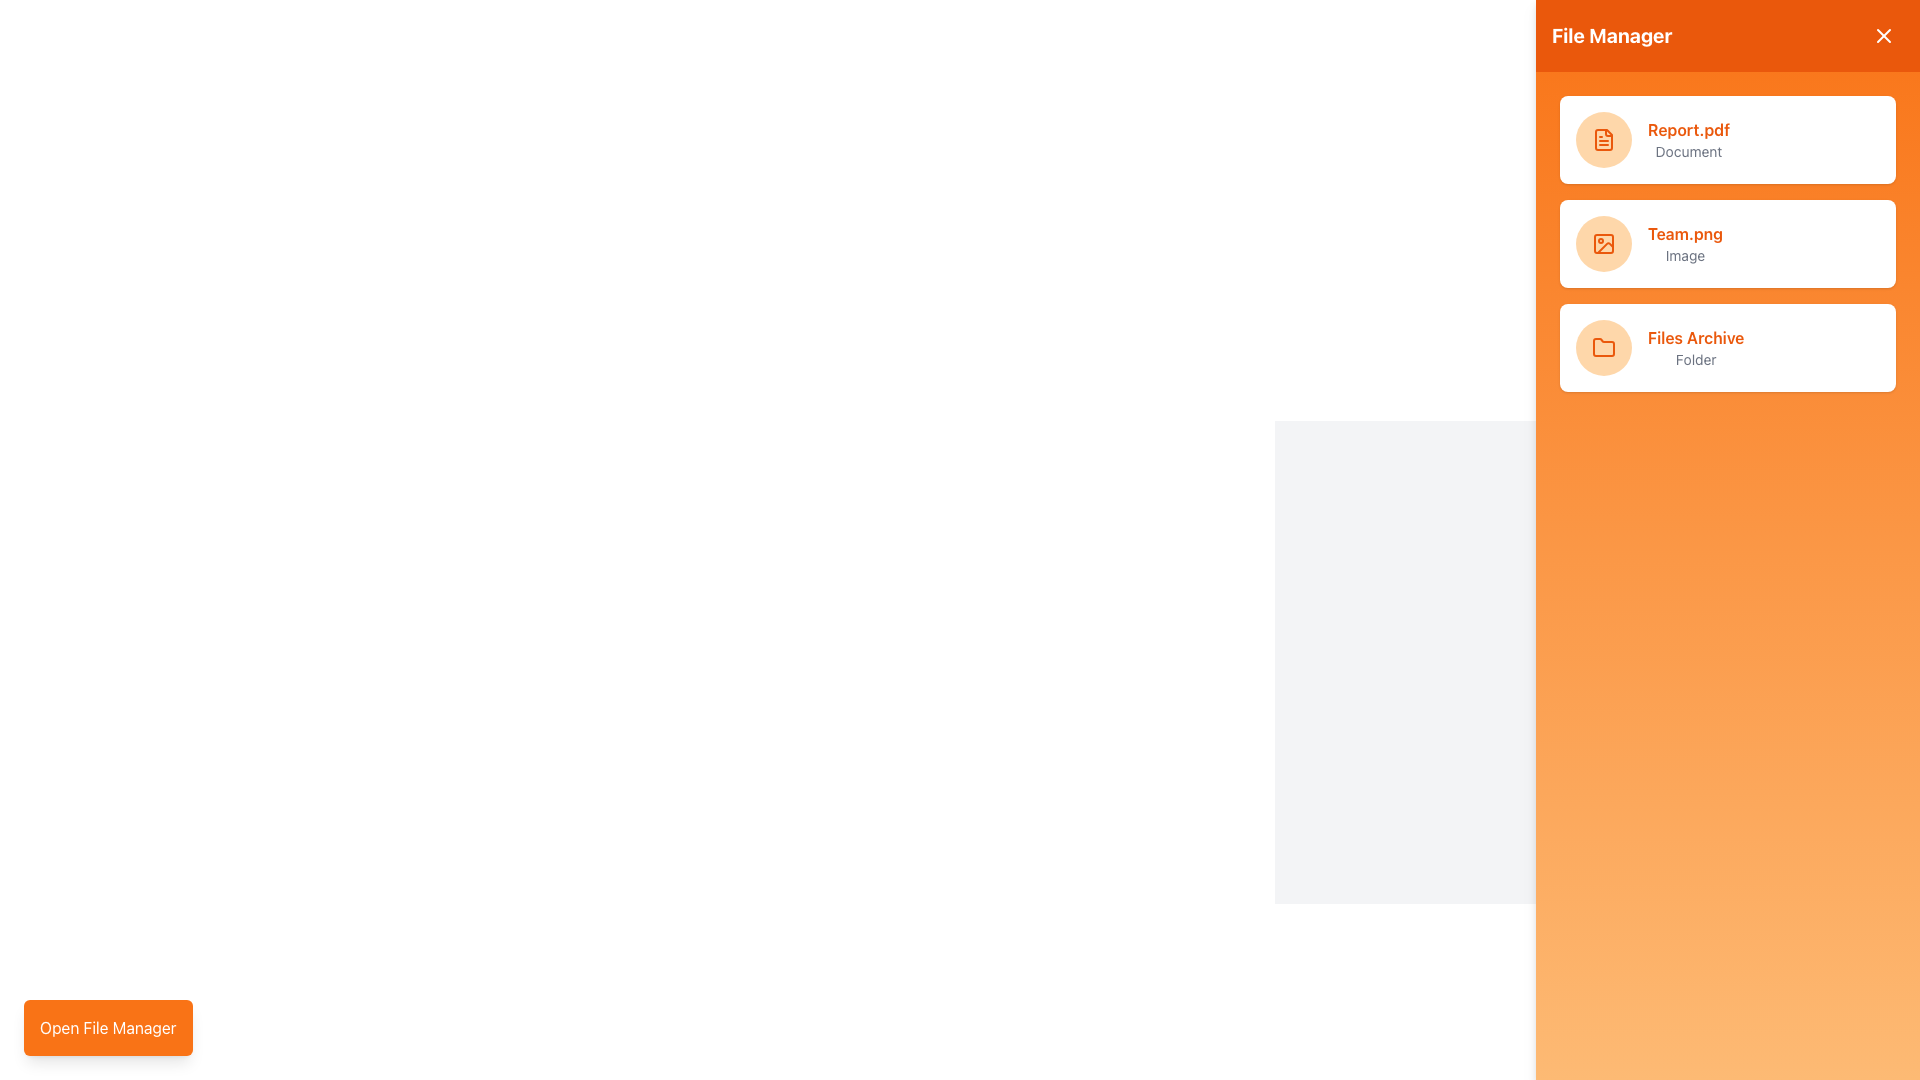  What do you see at coordinates (1684, 233) in the screenshot?
I see `the text label identifying the file named 'Team.png' within the file manager` at bounding box center [1684, 233].